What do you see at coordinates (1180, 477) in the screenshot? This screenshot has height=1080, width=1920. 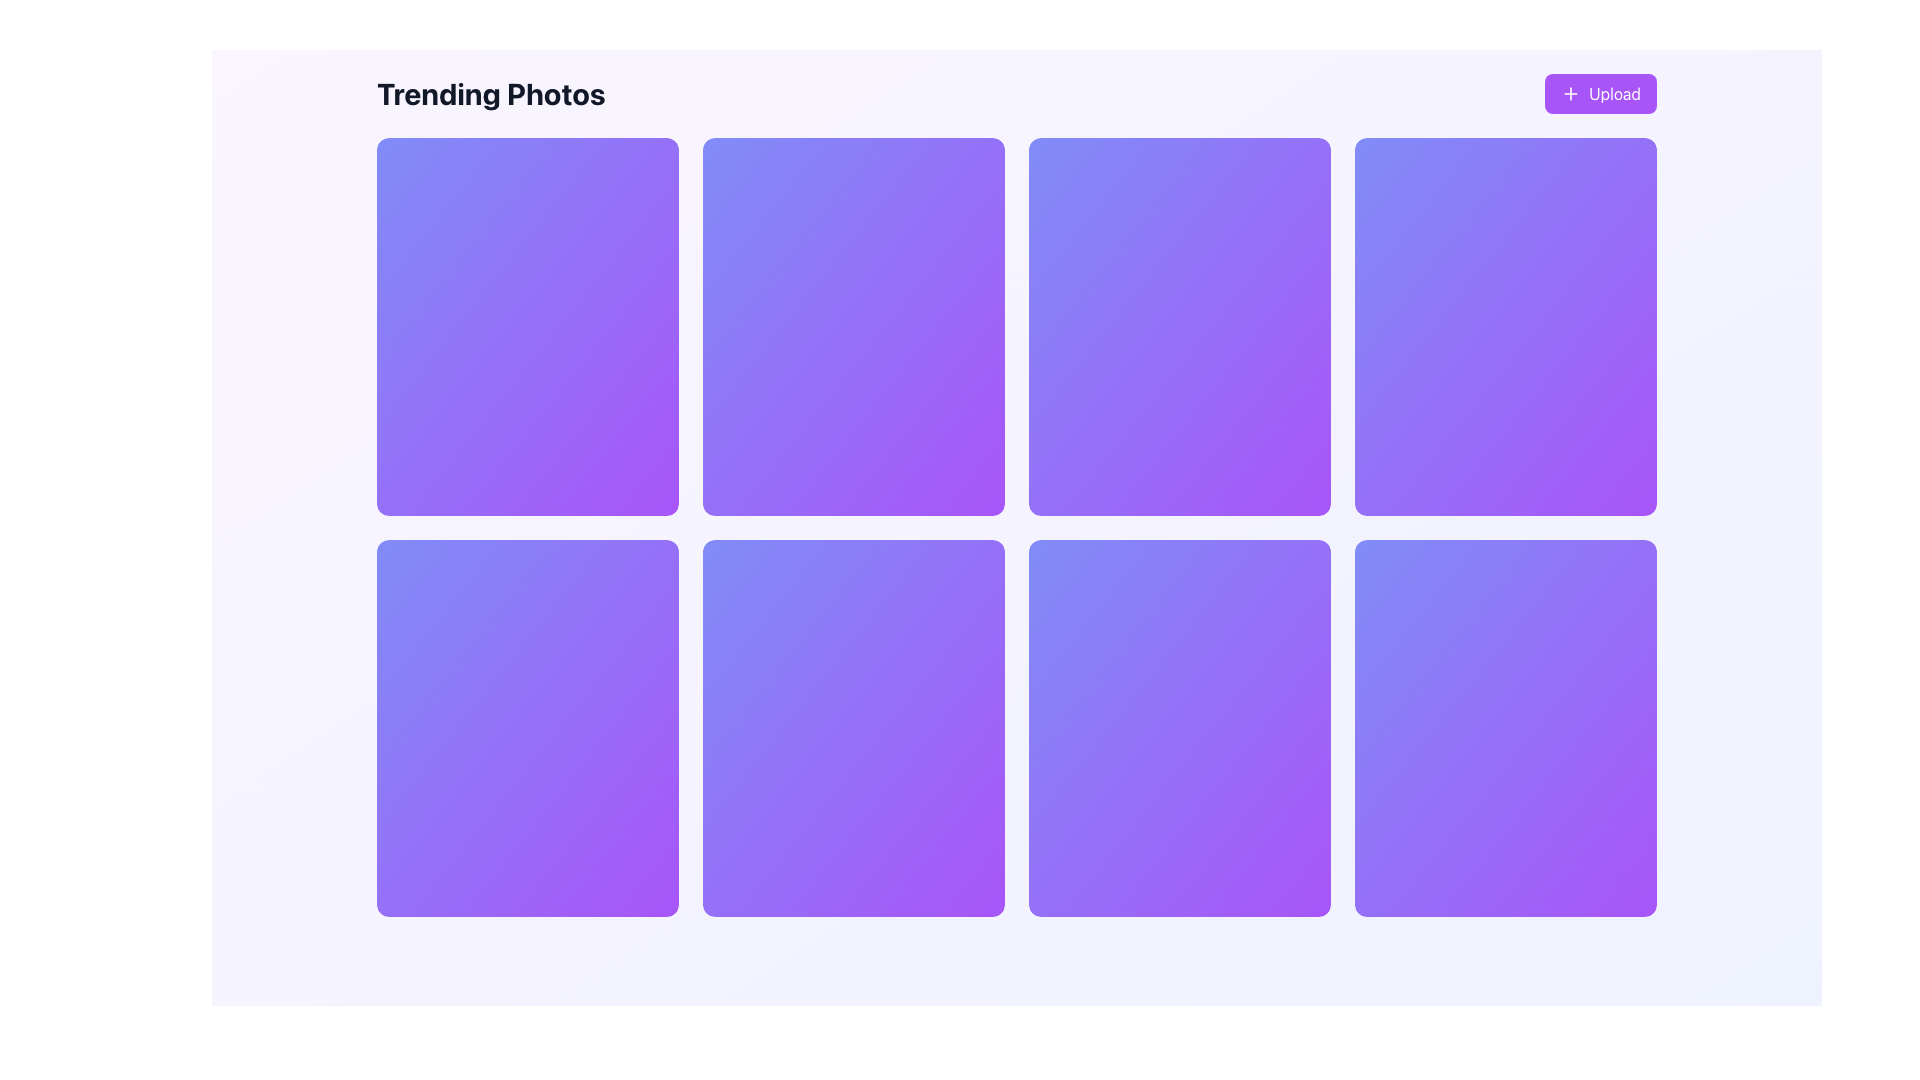 I see `the footer of the sixth card in a grid layout` at bounding box center [1180, 477].